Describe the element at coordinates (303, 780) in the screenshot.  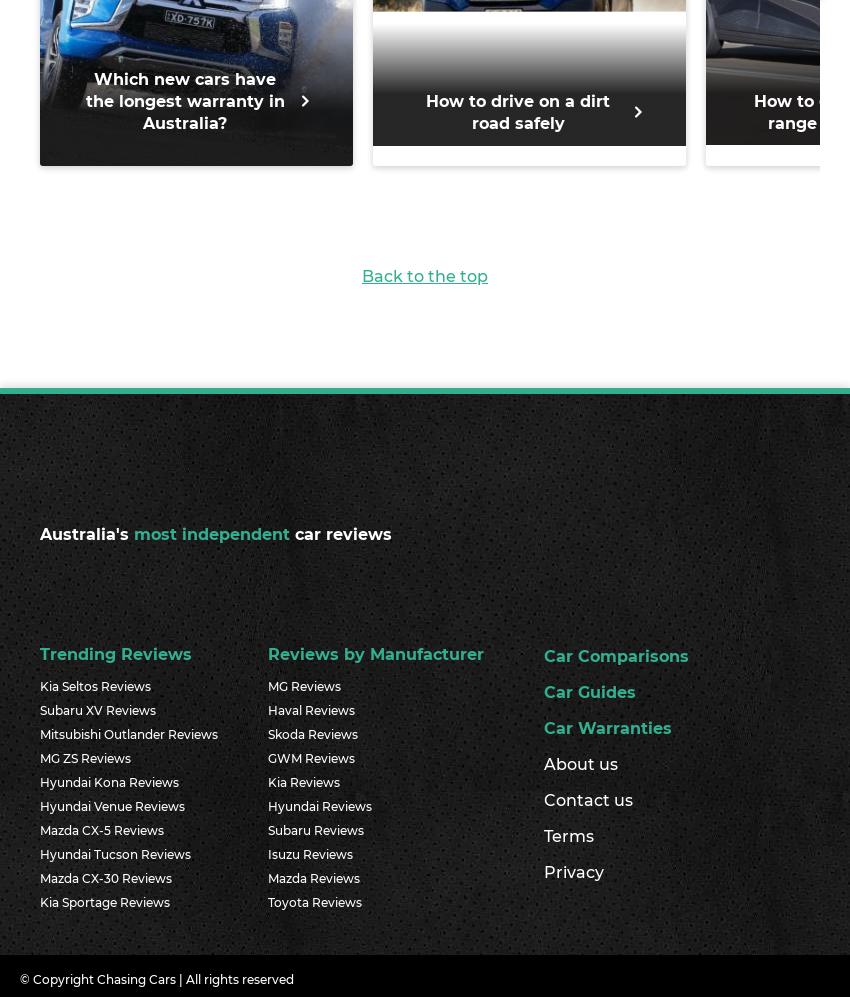
I see `'Kia Reviews'` at that location.